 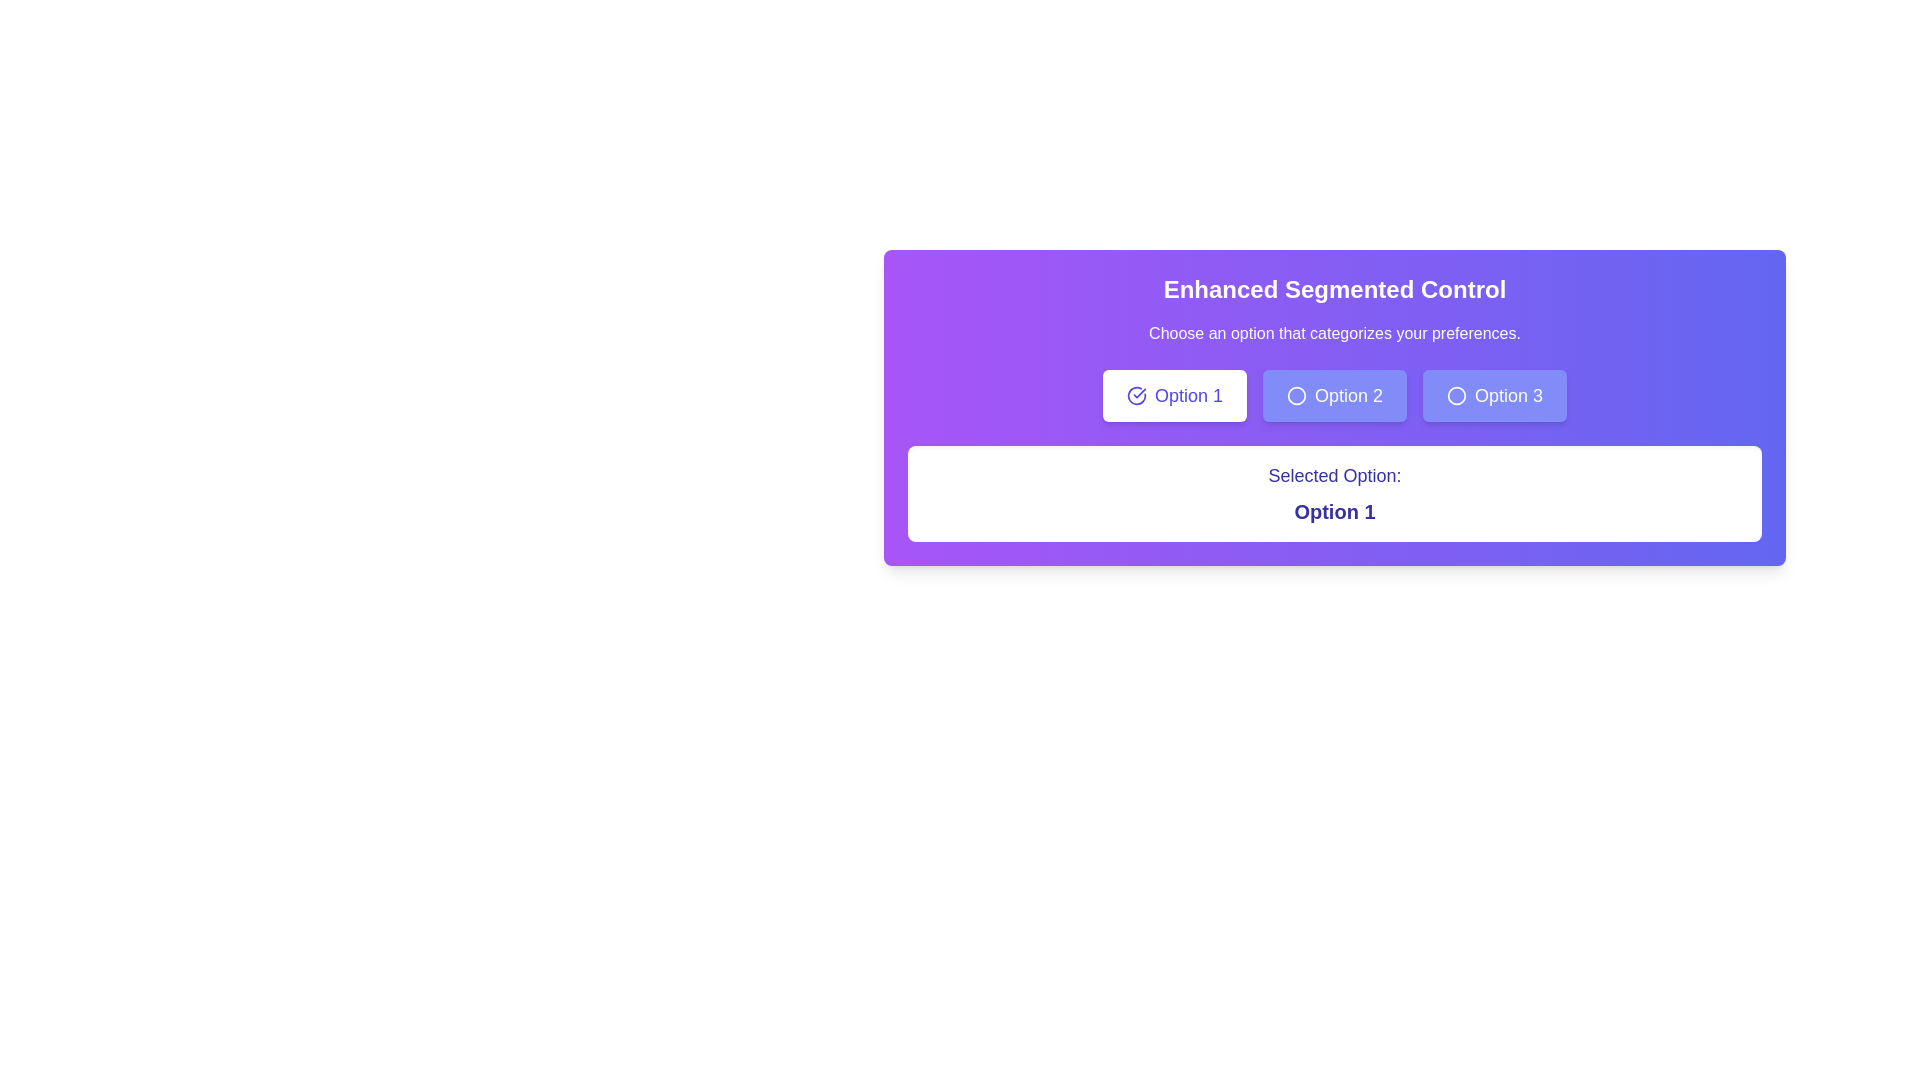 I want to click on the circular icon within the 'Option 3' button, so click(x=1457, y=396).